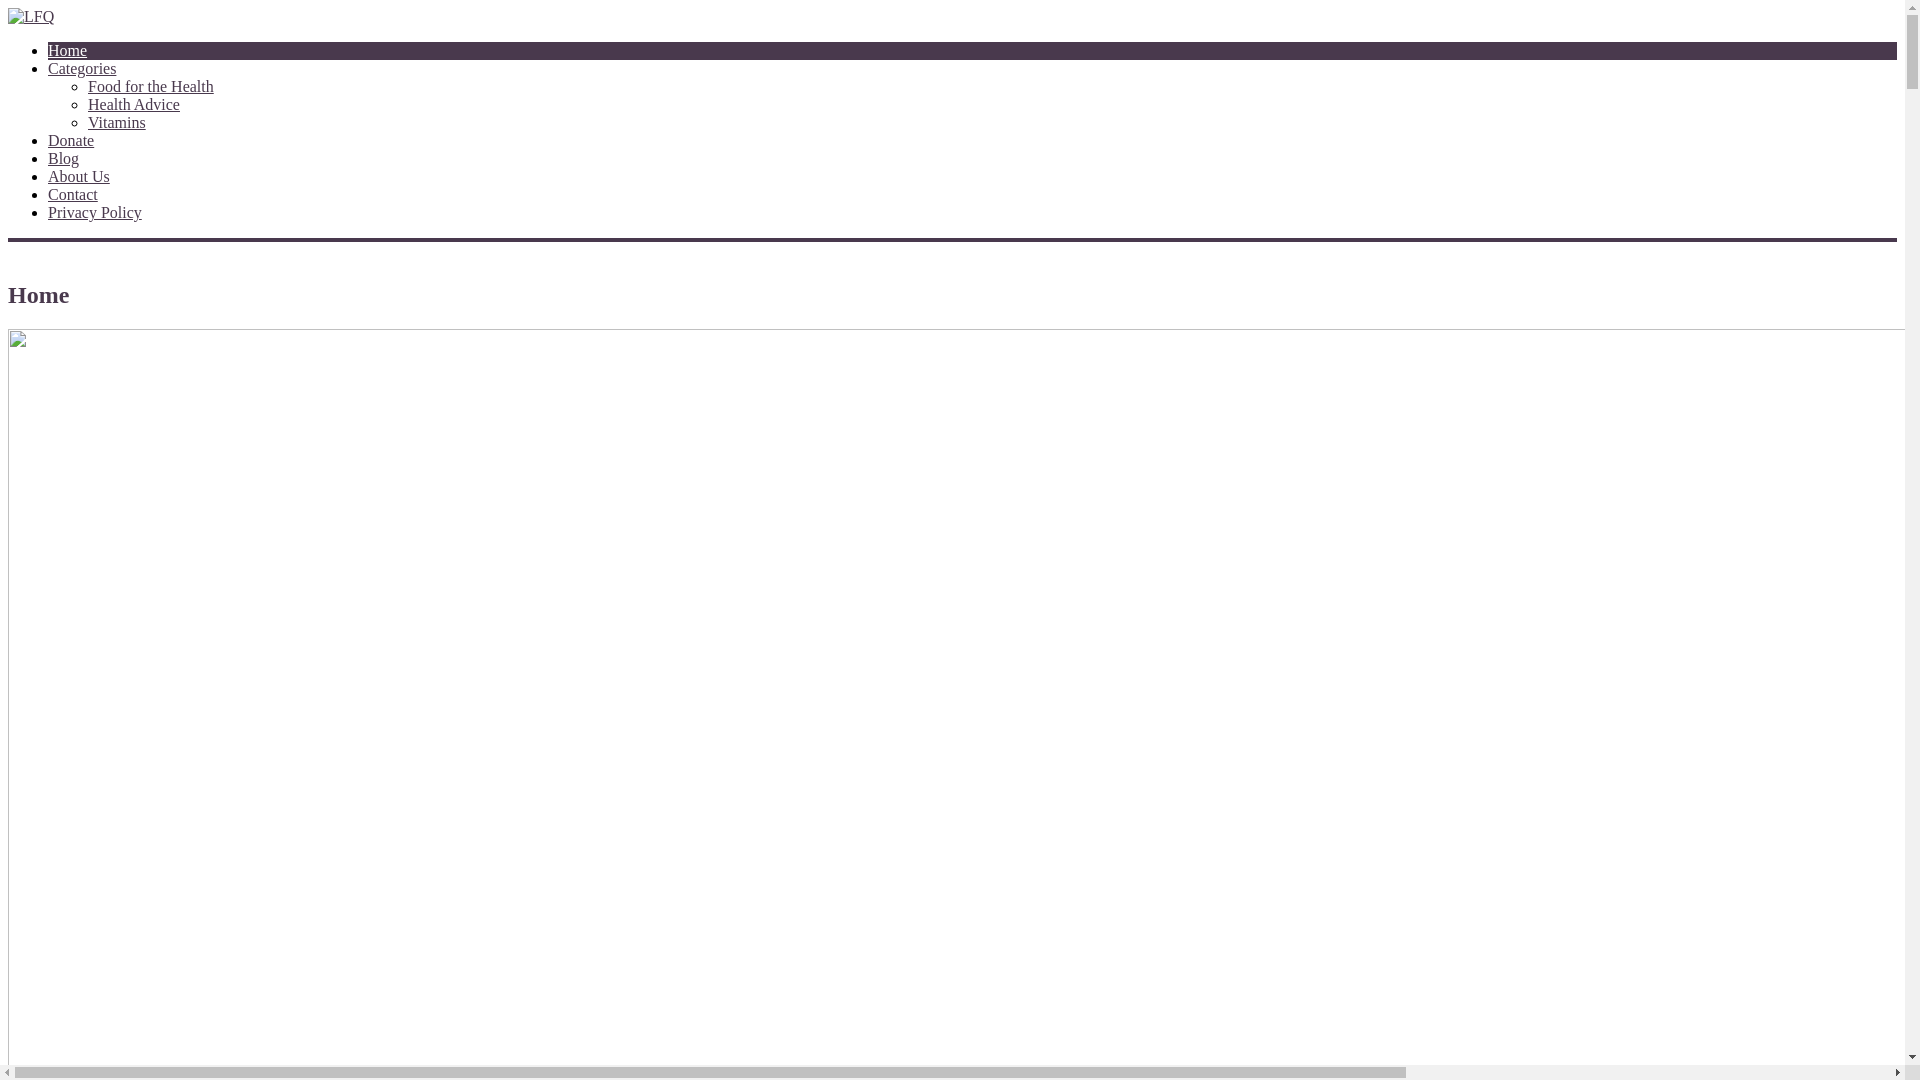 The height and width of the screenshot is (1080, 1920). Describe the element at coordinates (133, 104) in the screenshot. I see `'Health Advice'` at that location.